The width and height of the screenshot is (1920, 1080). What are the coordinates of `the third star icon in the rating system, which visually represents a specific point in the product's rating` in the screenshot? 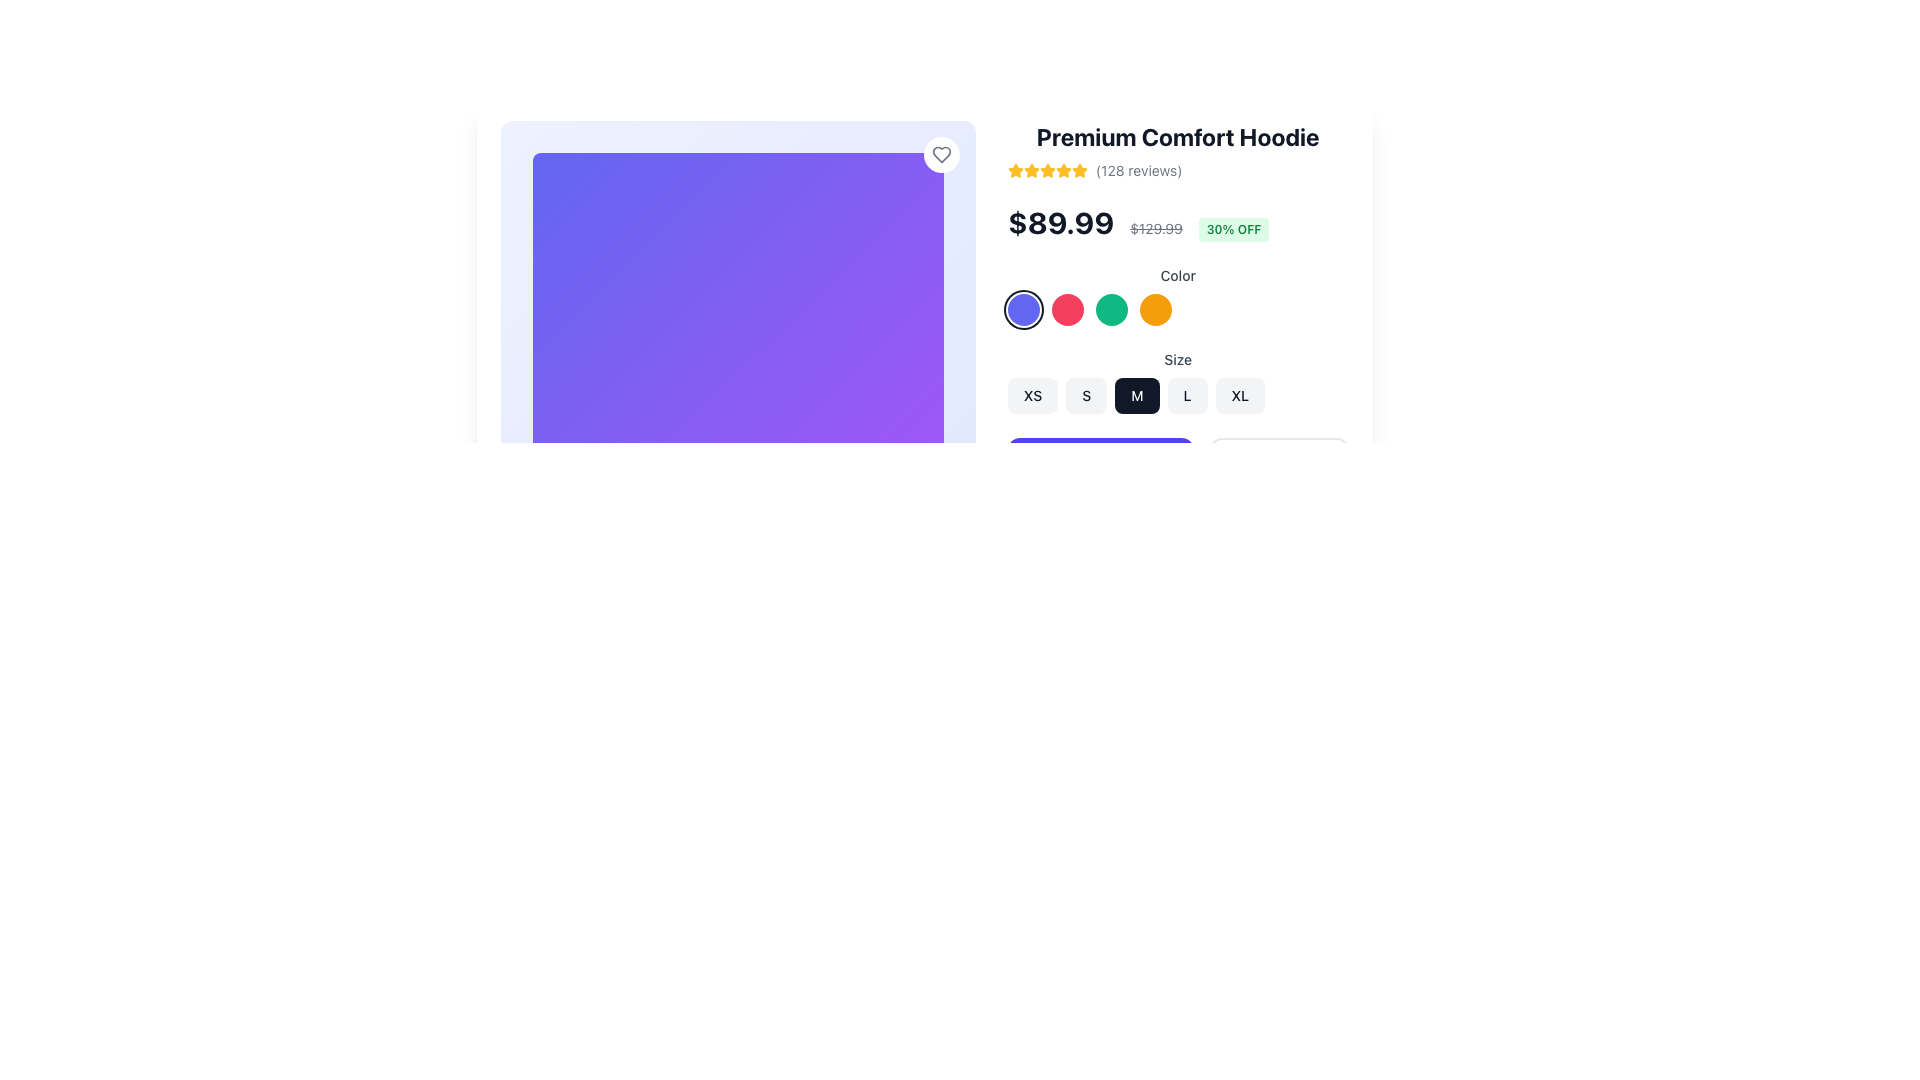 It's located at (1046, 169).